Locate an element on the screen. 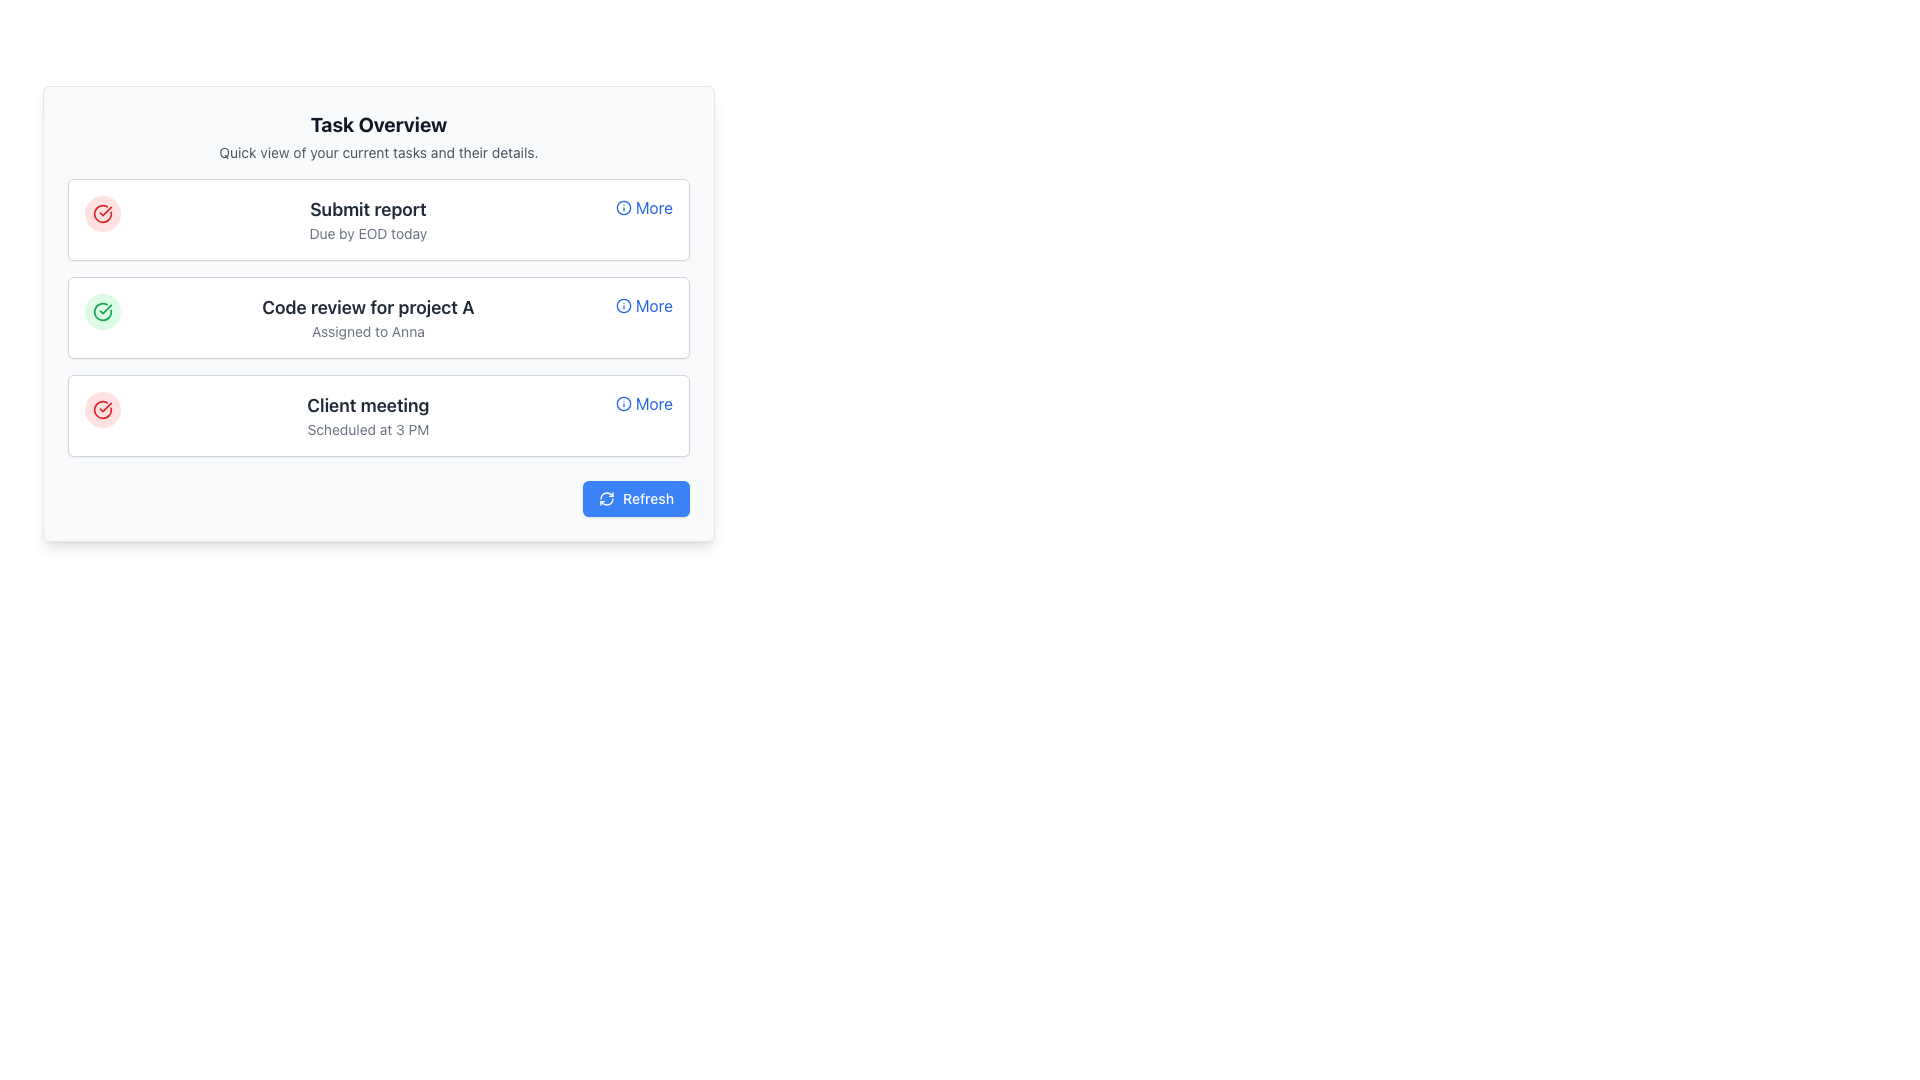 This screenshot has width=1920, height=1080. the 'More' button styled with blue color and an information icon, located in the upper right corner of the 'Submit report' group is located at coordinates (644, 208).